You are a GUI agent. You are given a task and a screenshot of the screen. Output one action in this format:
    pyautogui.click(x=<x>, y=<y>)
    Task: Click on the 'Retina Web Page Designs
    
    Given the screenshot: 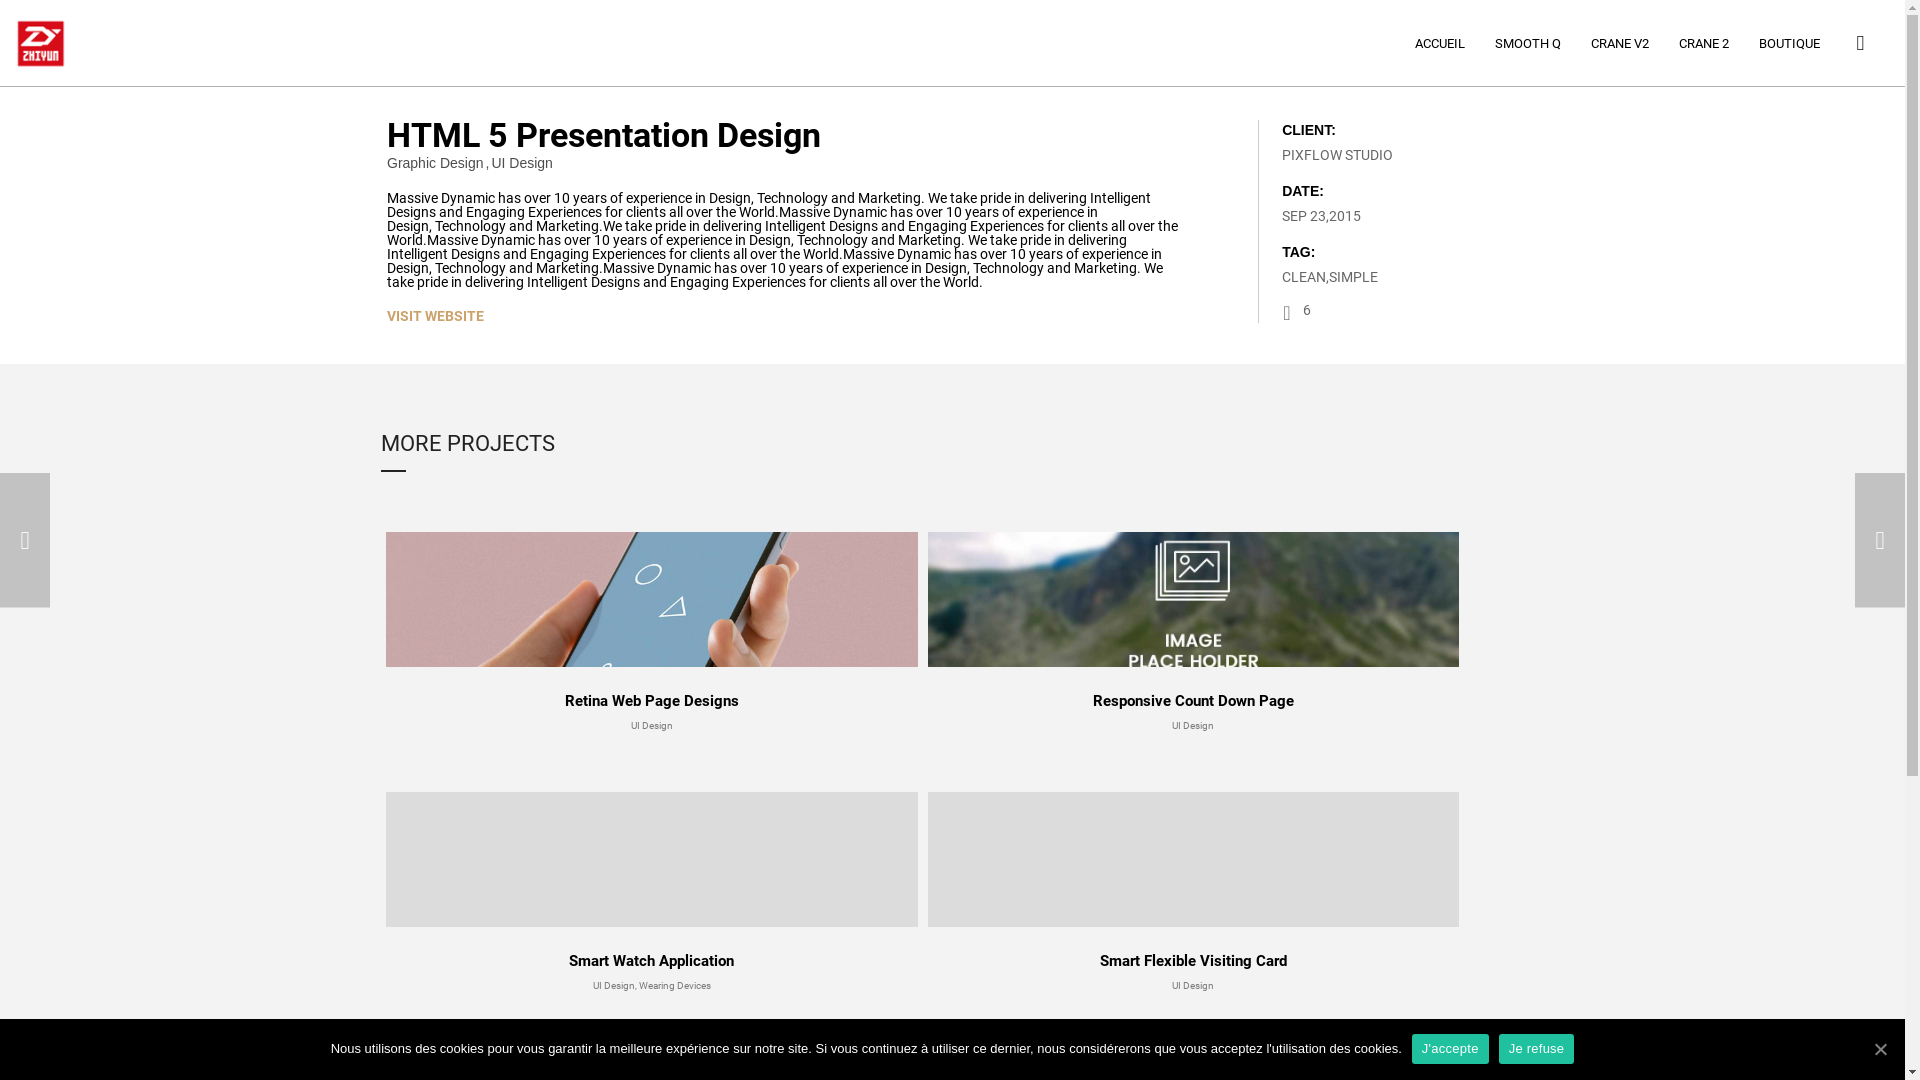 What is the action you would take?
    pyautogui.click(x=652, y=632)
    